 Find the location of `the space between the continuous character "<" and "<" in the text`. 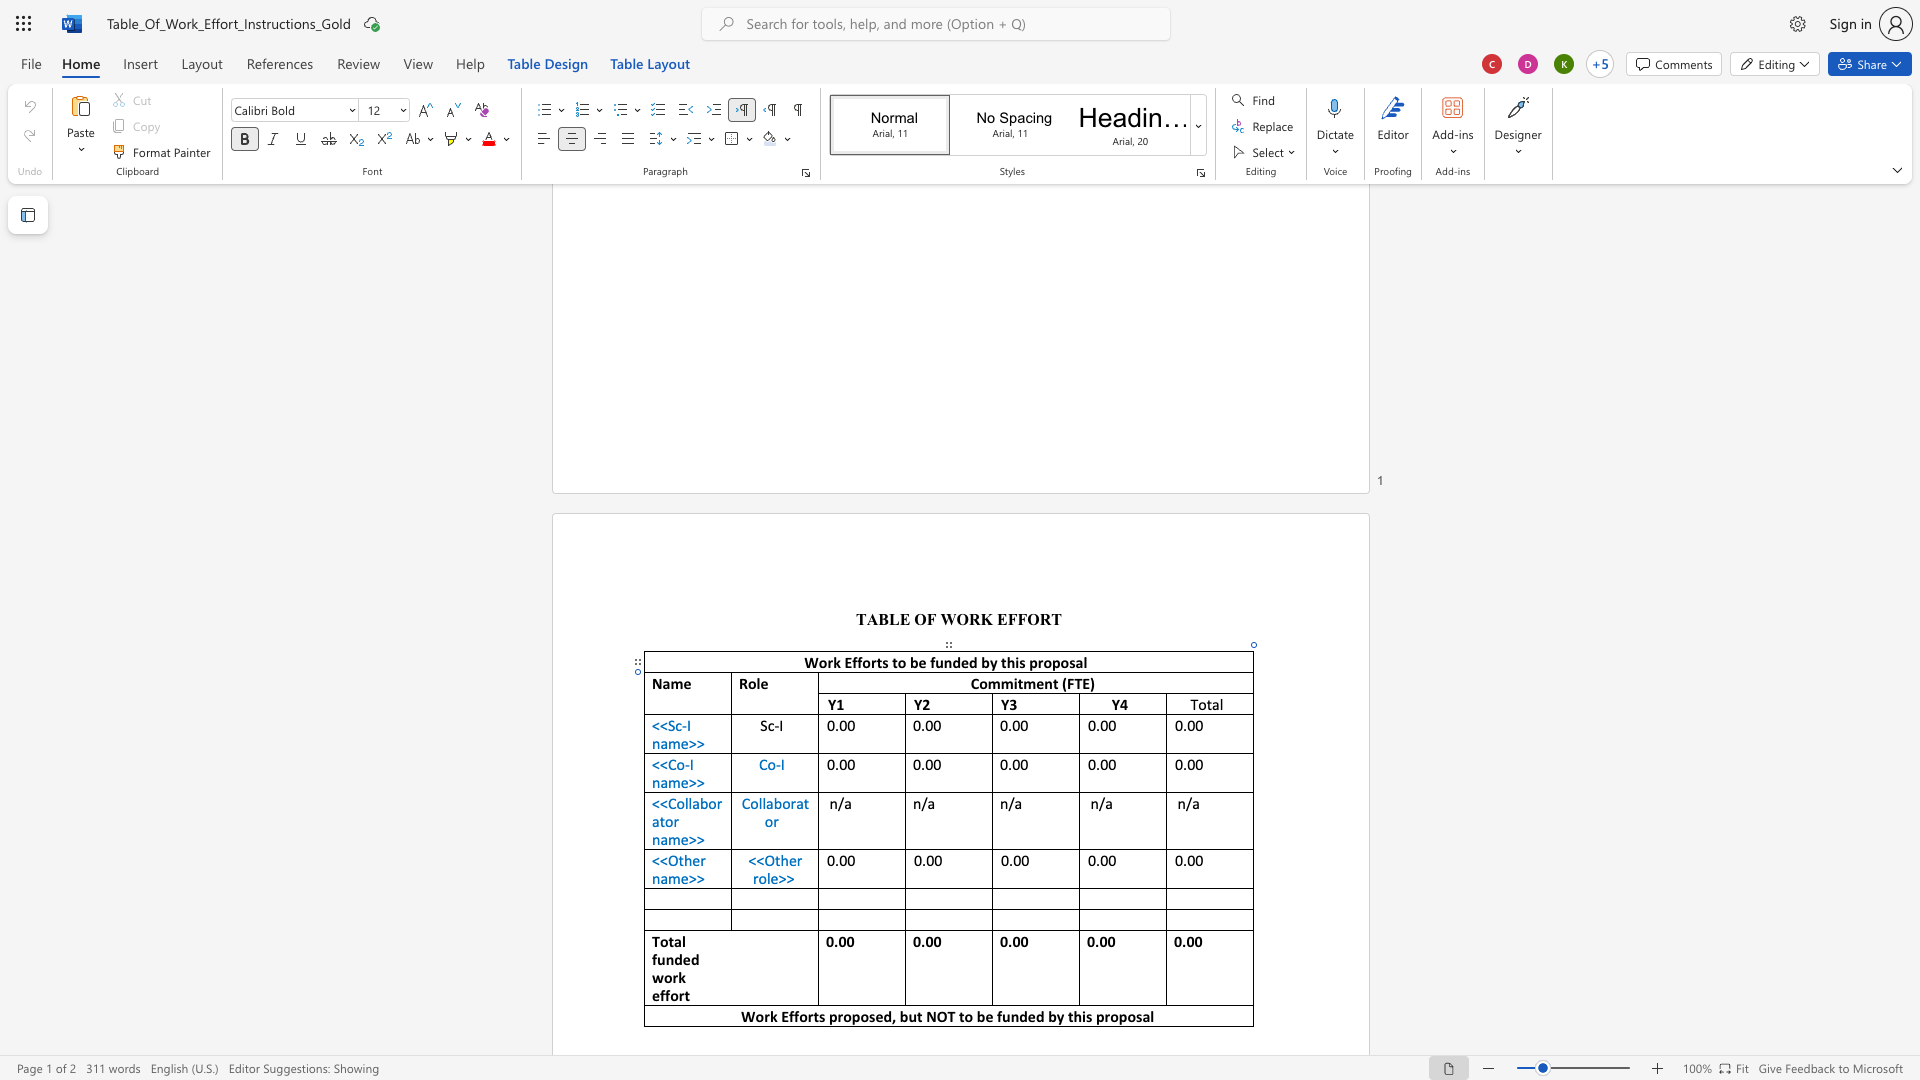

the space between the continuous character "<" and "<" in the text is located at coordinates (659, 764).